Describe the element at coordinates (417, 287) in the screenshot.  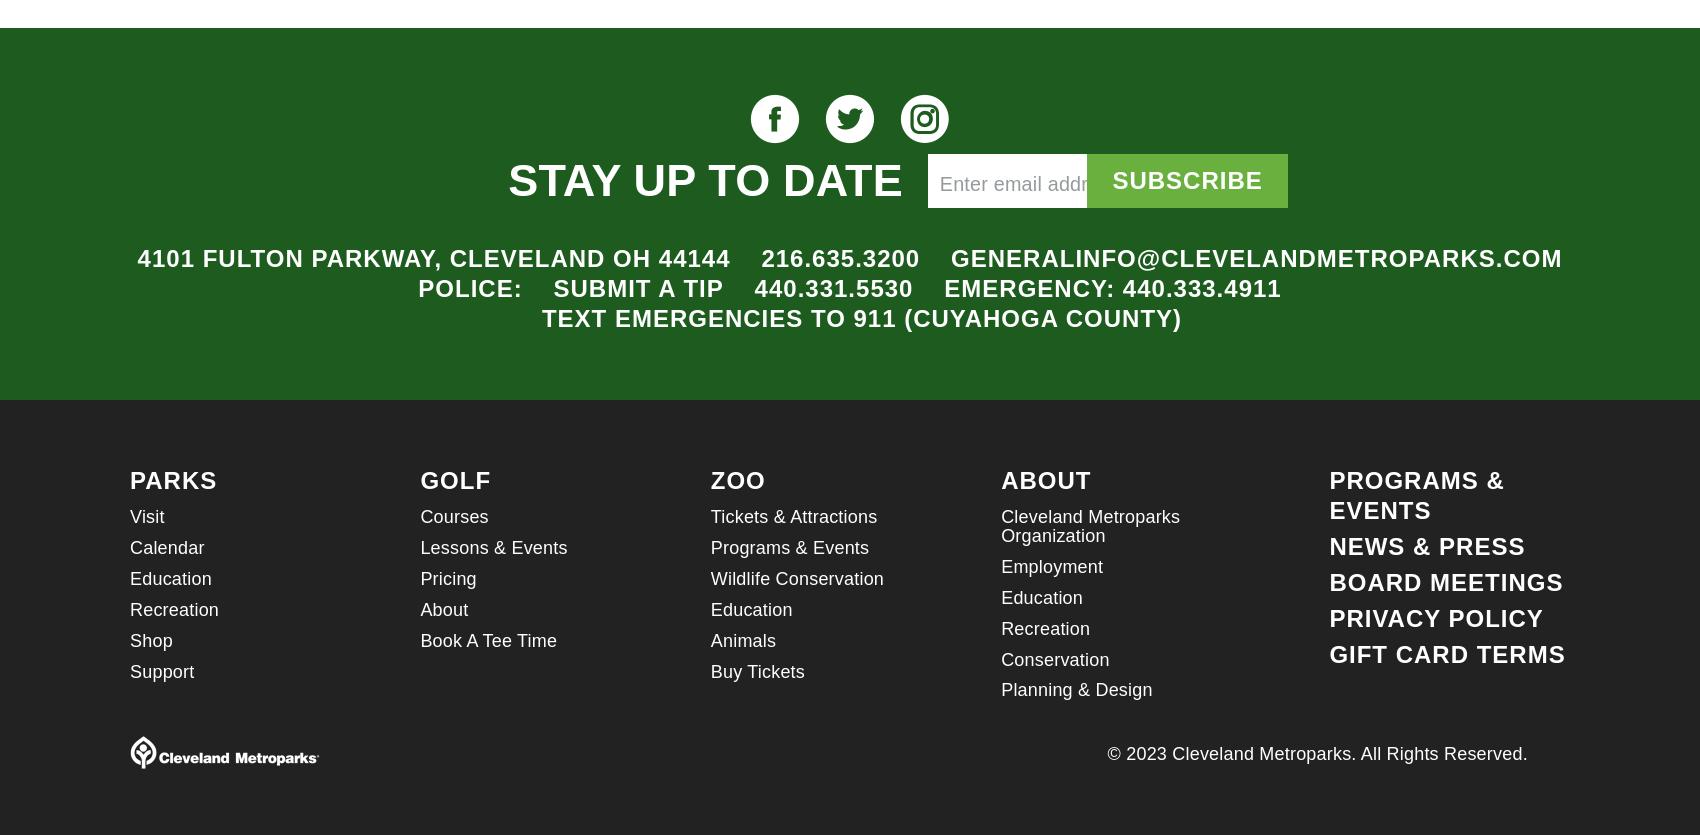
I see `'Police:'` at that location.